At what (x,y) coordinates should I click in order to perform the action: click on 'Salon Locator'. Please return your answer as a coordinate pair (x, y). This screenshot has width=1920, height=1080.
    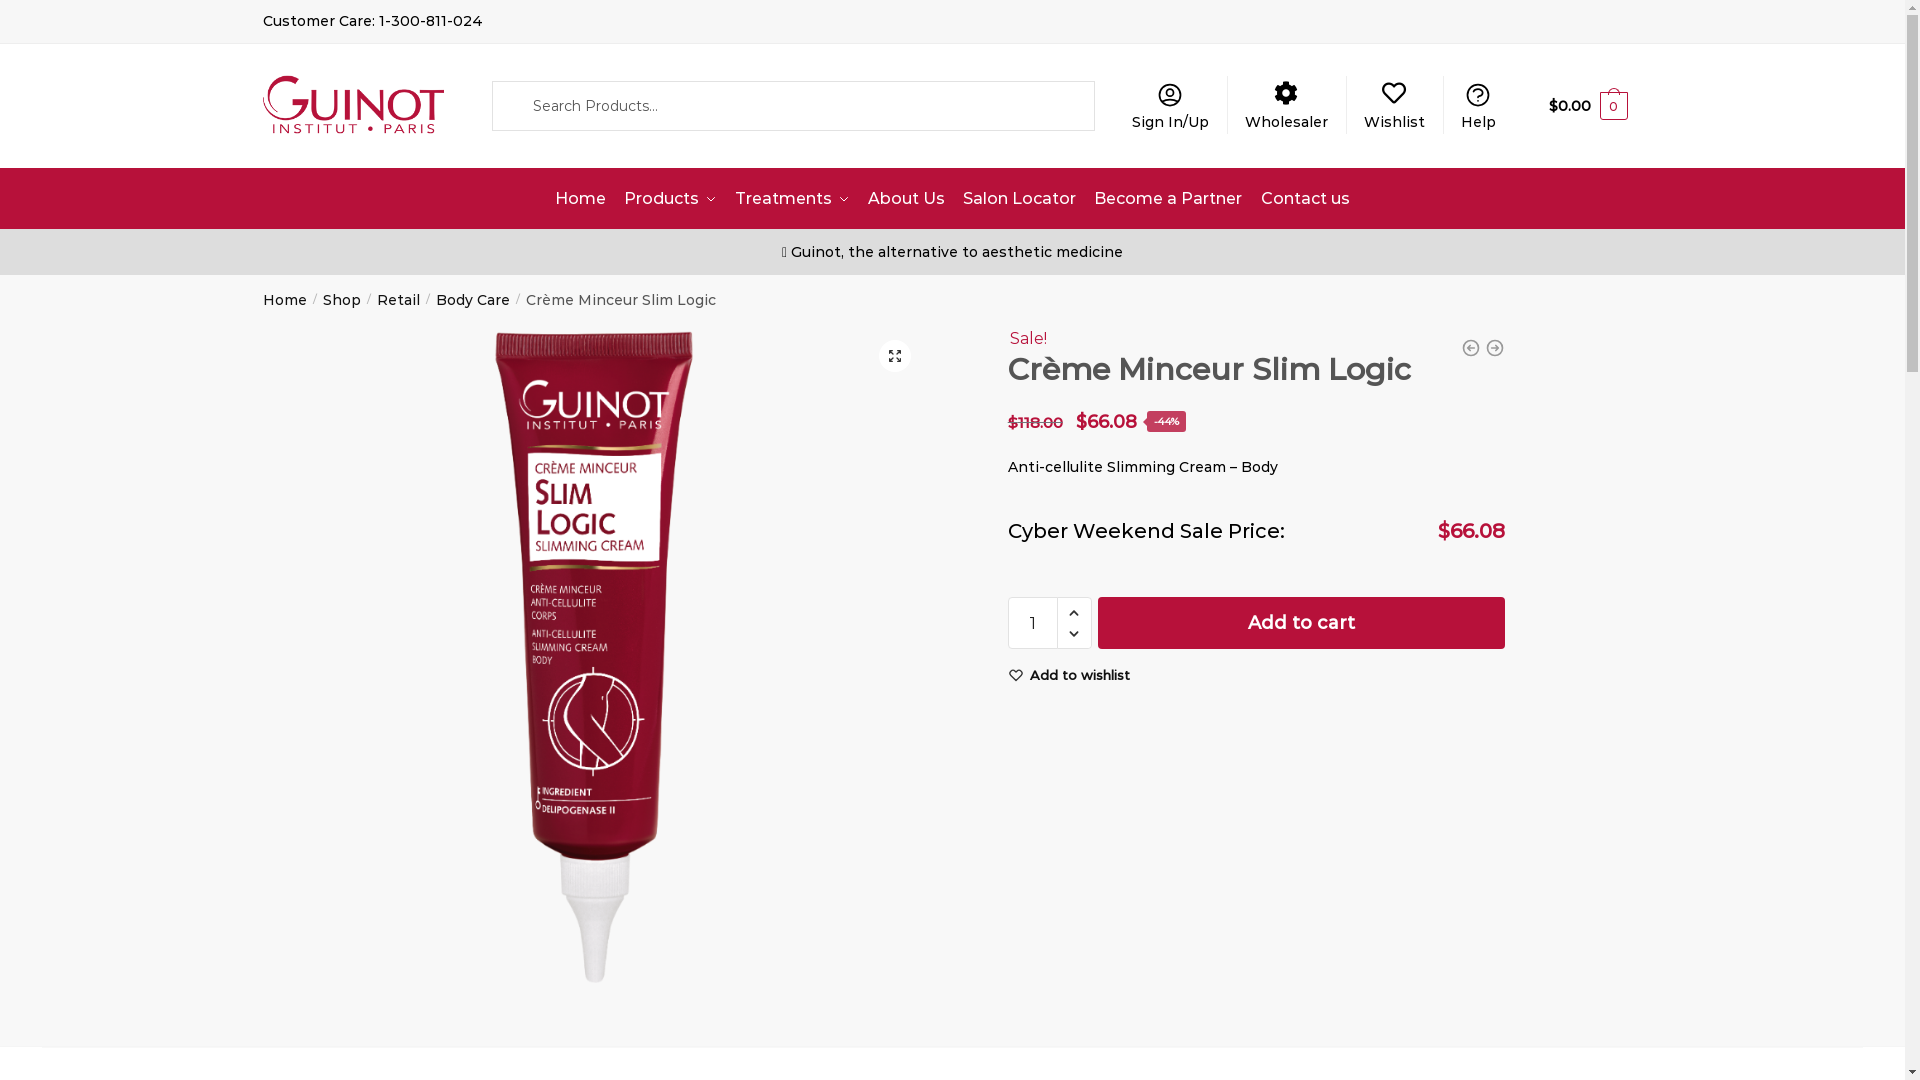
    Looking at the image, I should click on (954, 199).